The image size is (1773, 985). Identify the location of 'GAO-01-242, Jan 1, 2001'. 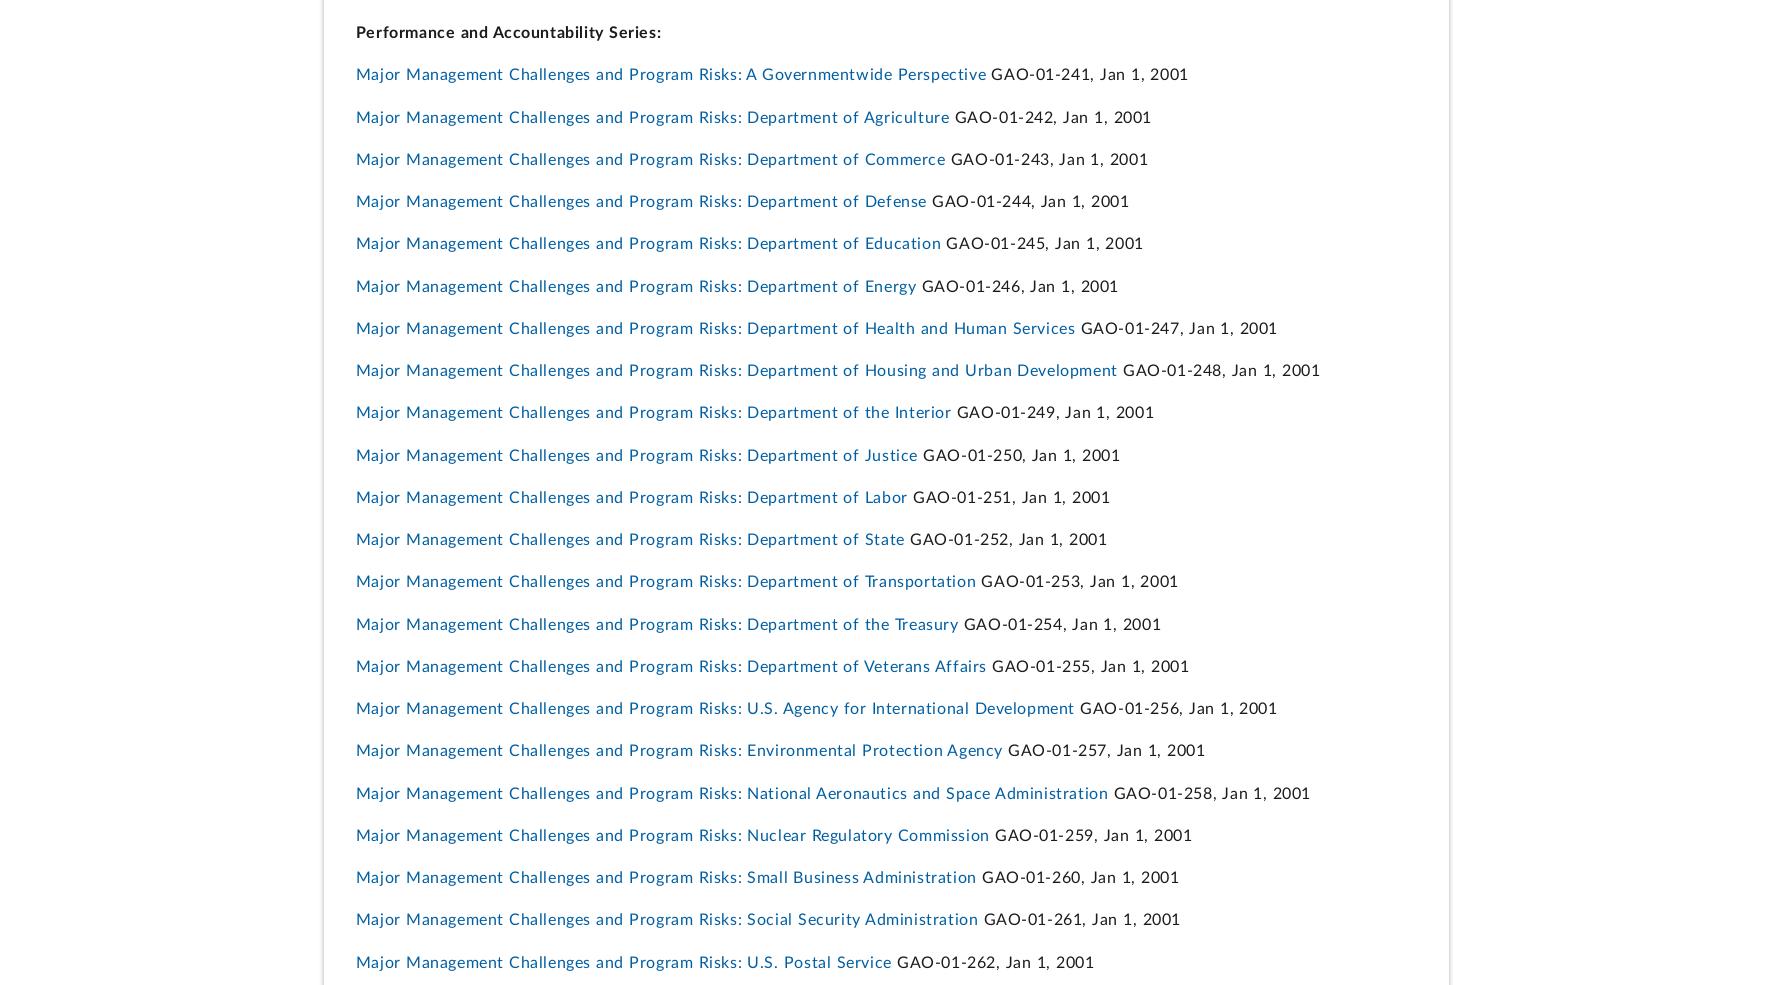
(1049, 117).